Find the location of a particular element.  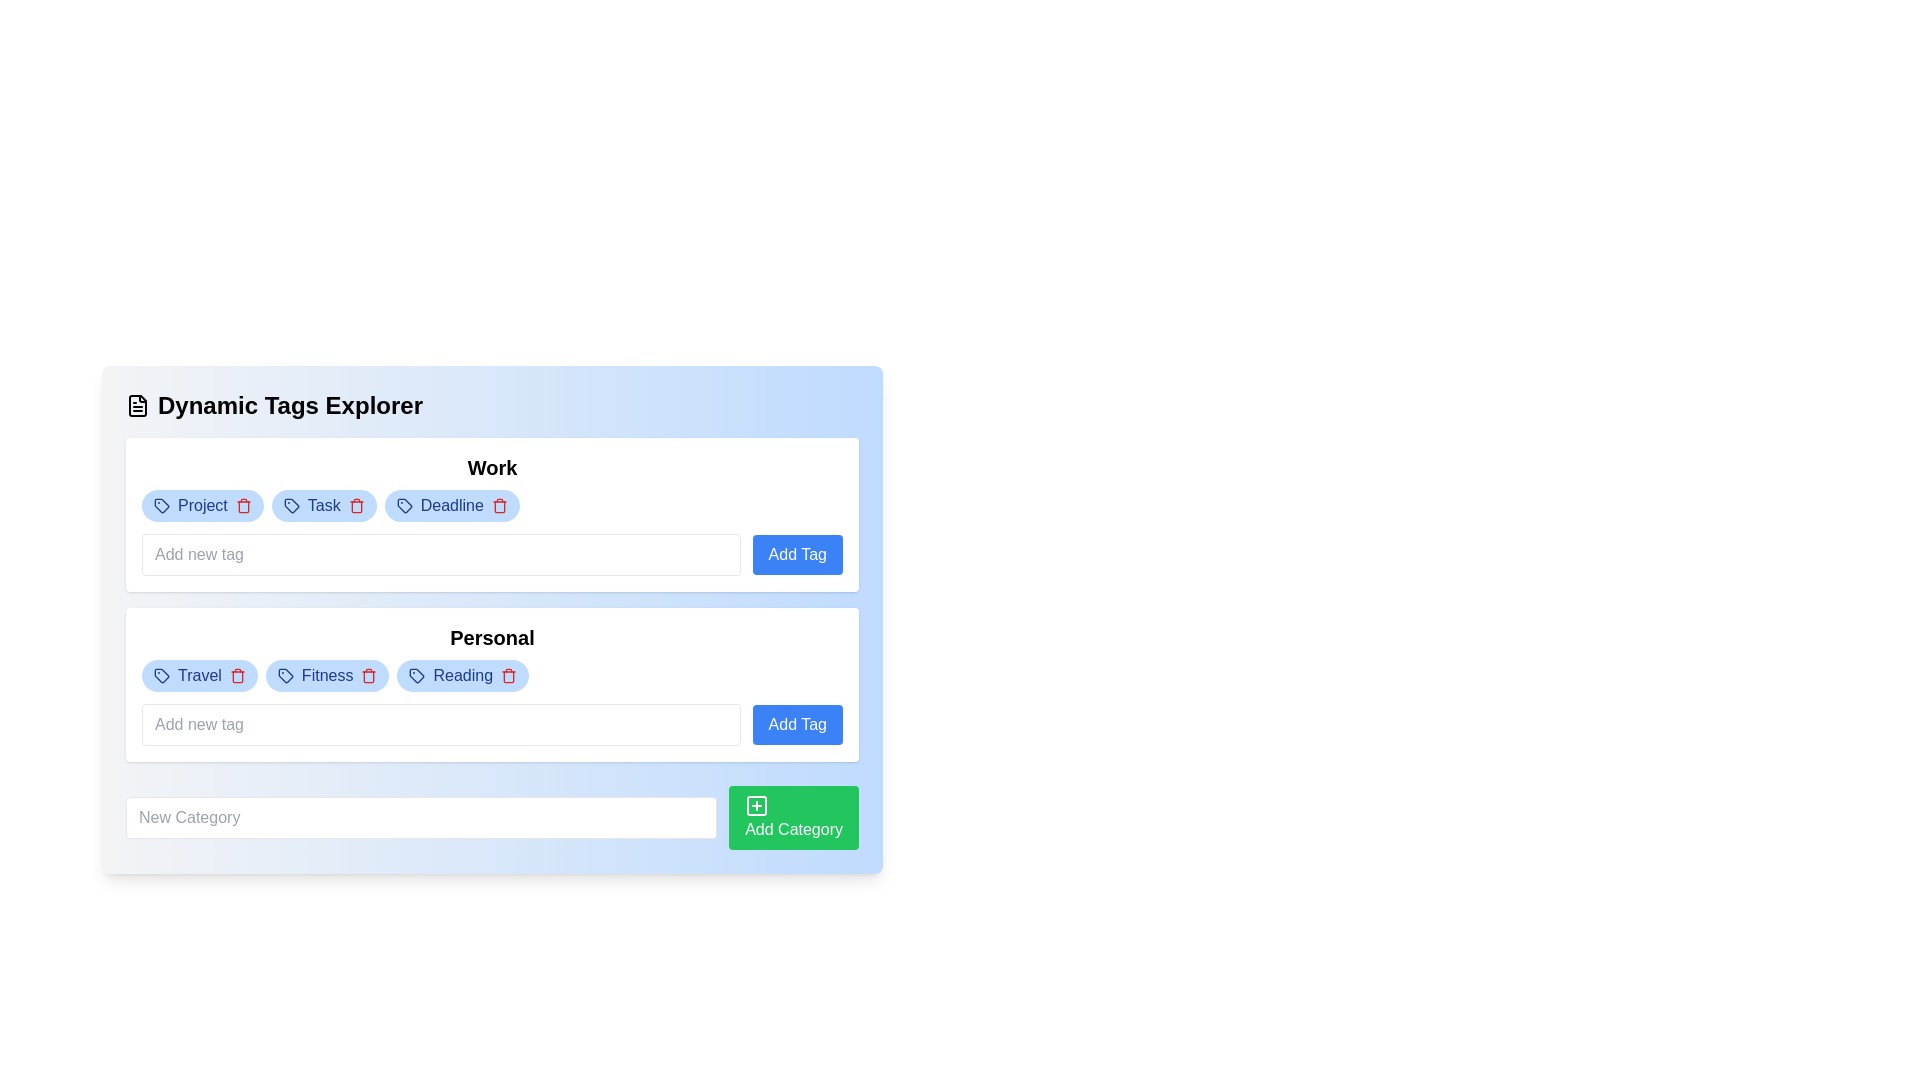

the header text label categorizing the associated tags located beneath the 'Work' section, positioned at the upper center of the section is located at coordinates (492, 637).